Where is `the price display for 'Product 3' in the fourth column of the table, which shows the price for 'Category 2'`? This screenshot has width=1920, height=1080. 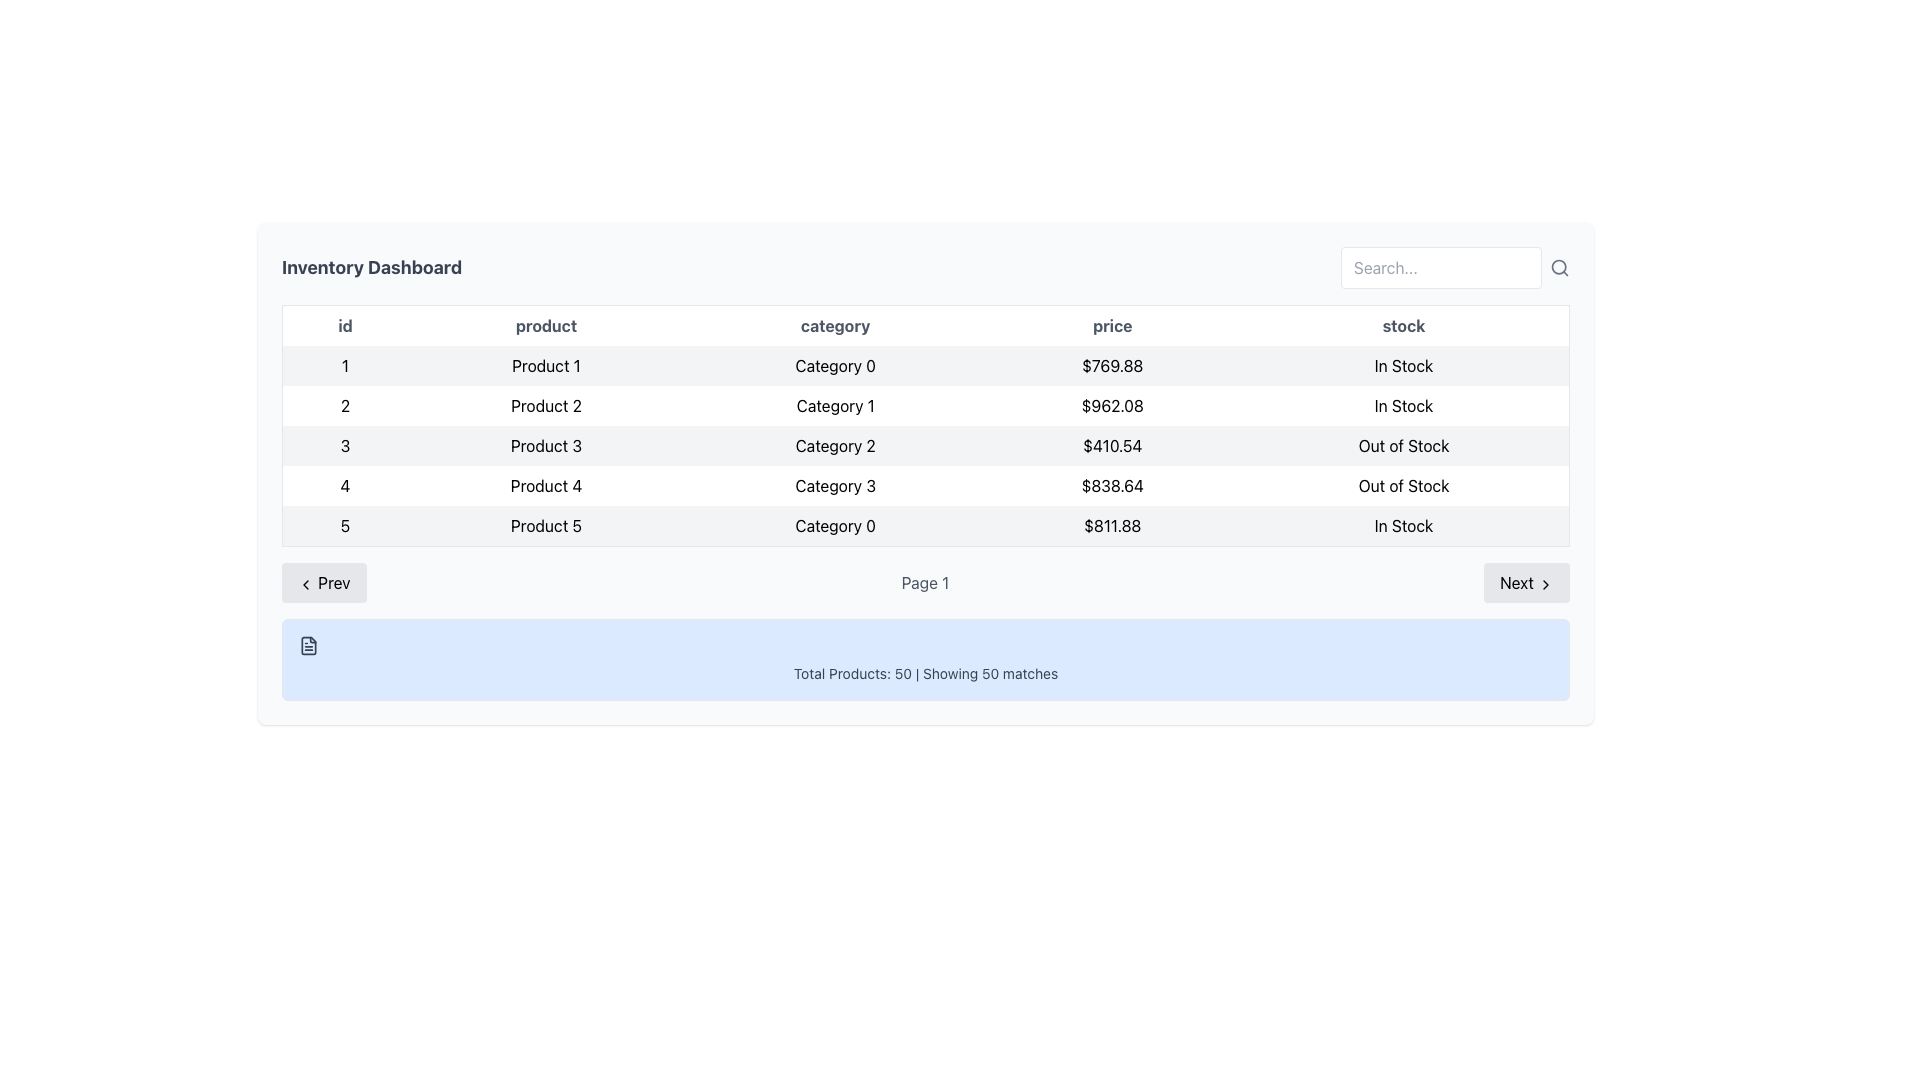 the price display for 'Product 3' in the fourth column of the table, which shows the price for 'Category 2' is located at coordinates (1111, 445).